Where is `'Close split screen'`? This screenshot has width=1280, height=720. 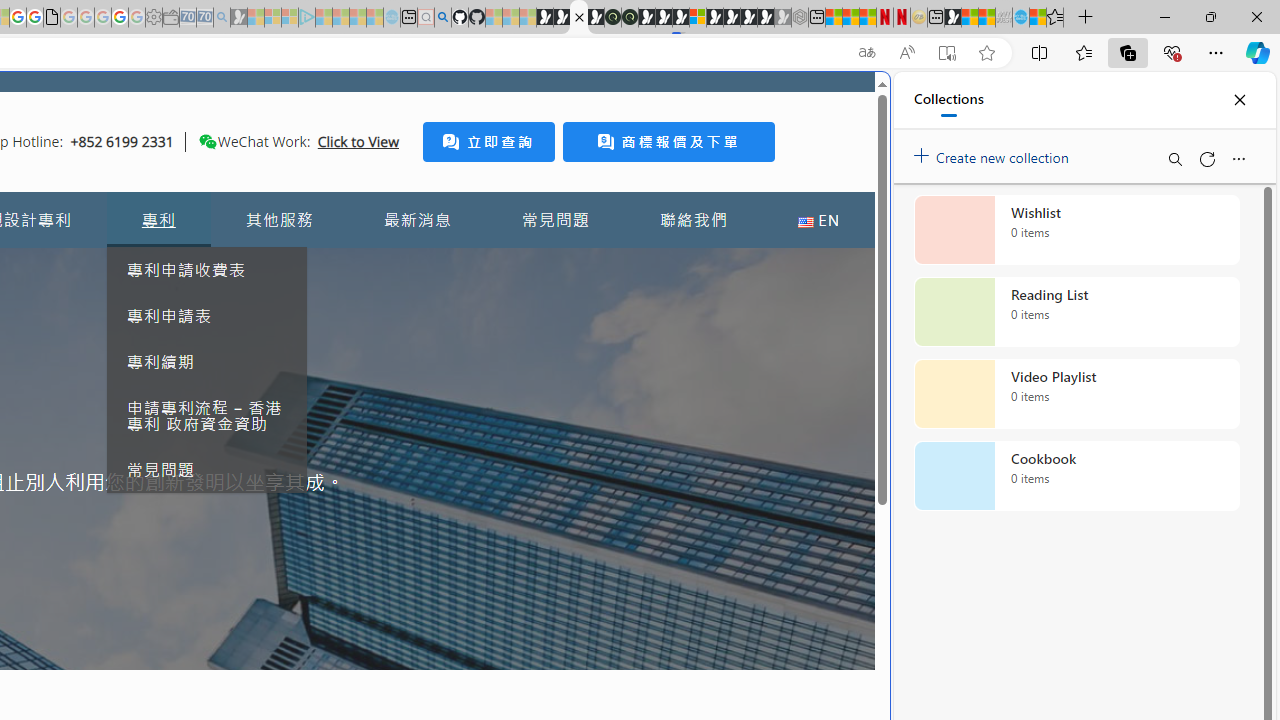 'Close split screen' is located at coordinates (844, 102).